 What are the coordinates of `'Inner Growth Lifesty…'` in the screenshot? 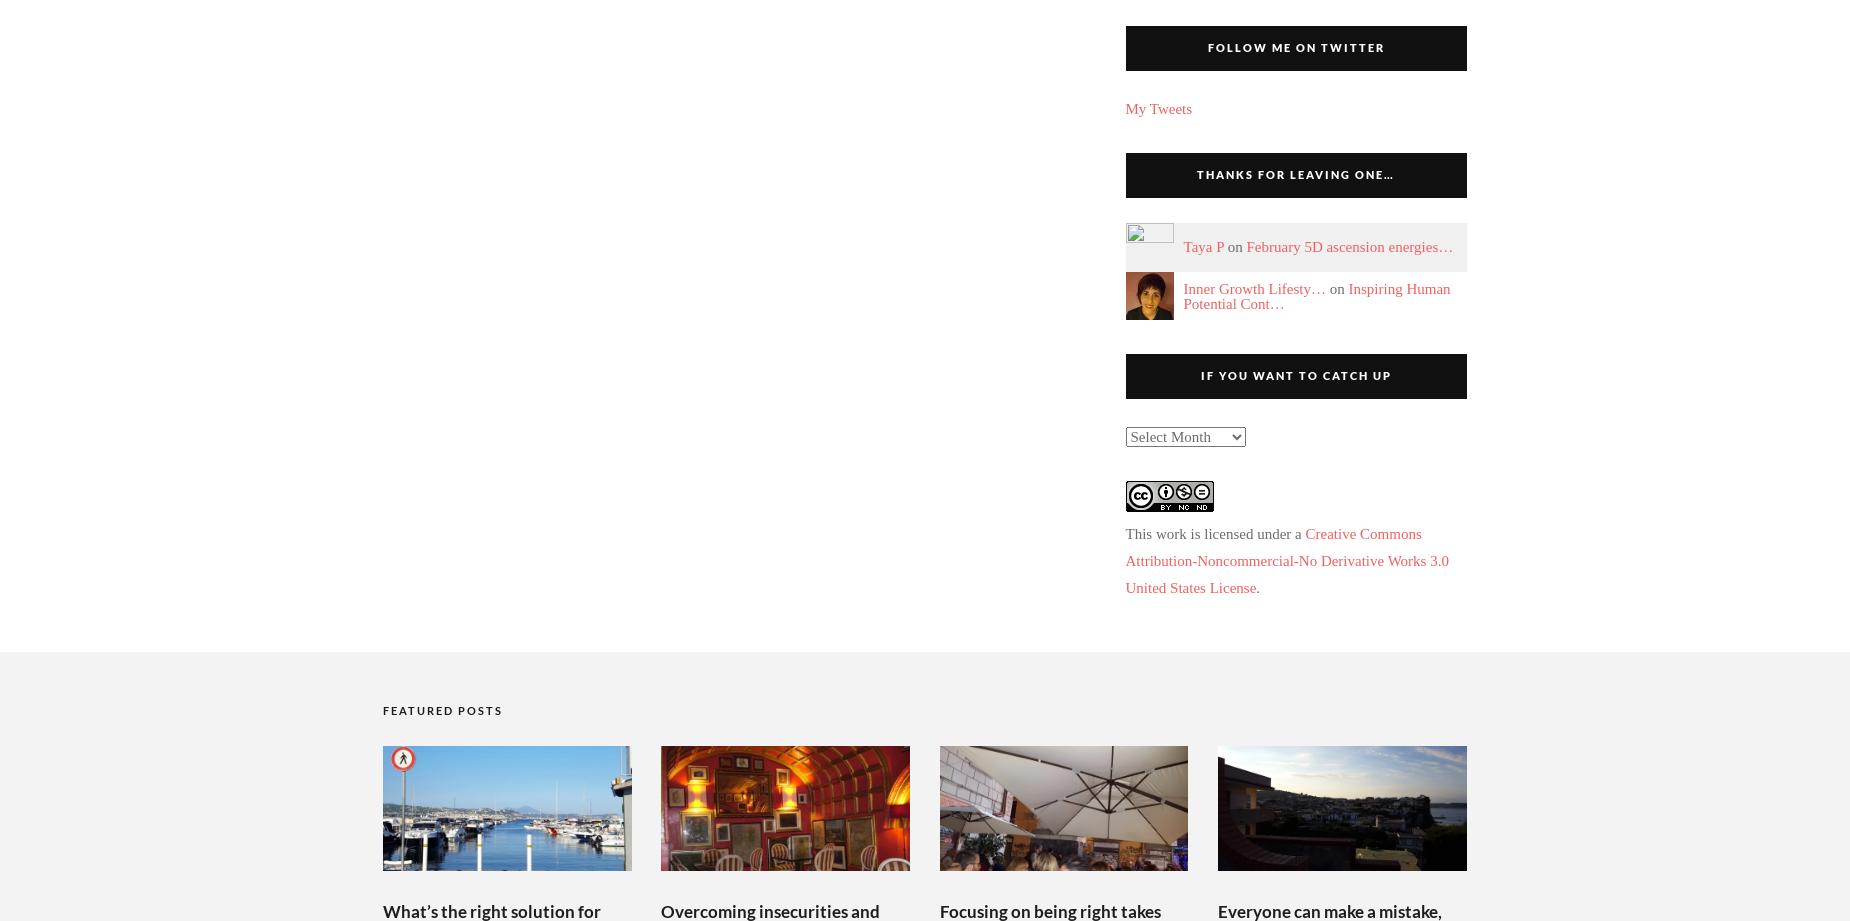 It's located at (1252, 288).